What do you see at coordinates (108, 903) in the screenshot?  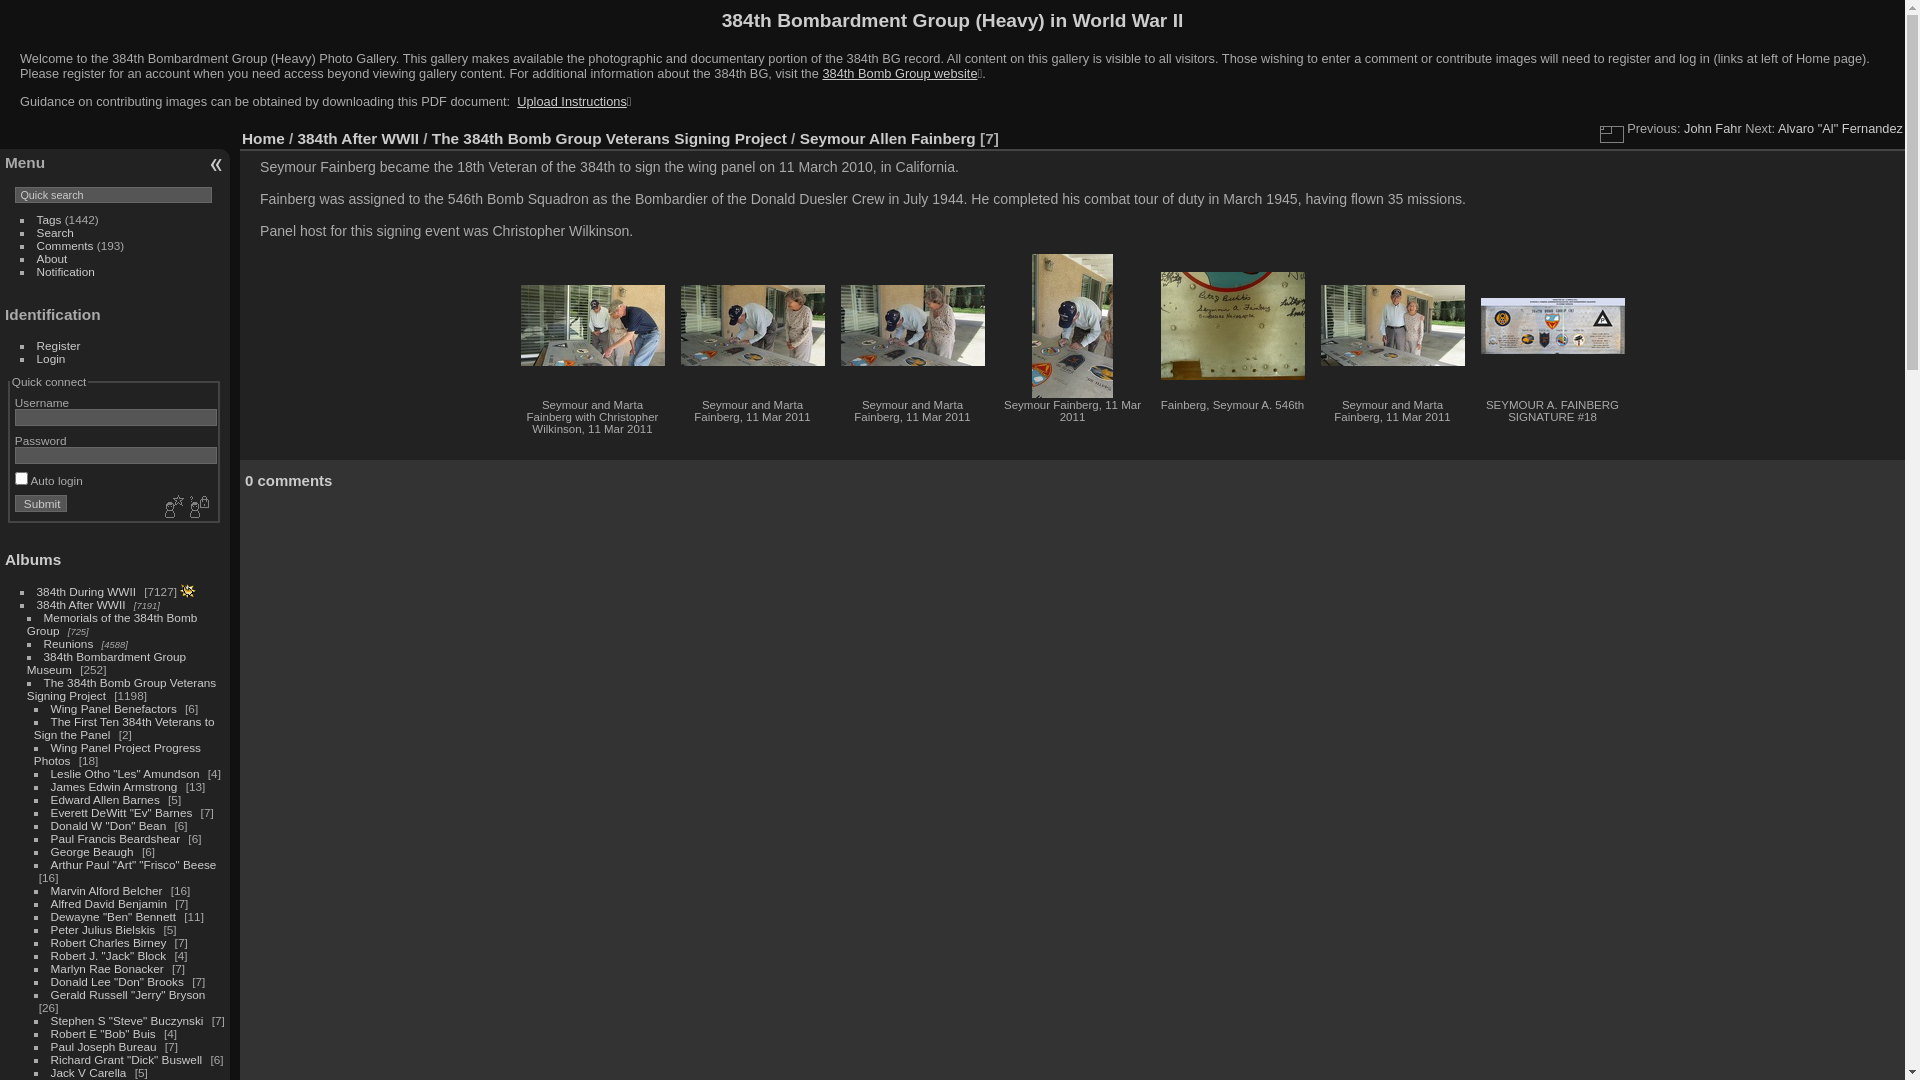 I see `'Alfred David Benjamin'` at bounding box center [108, 903].